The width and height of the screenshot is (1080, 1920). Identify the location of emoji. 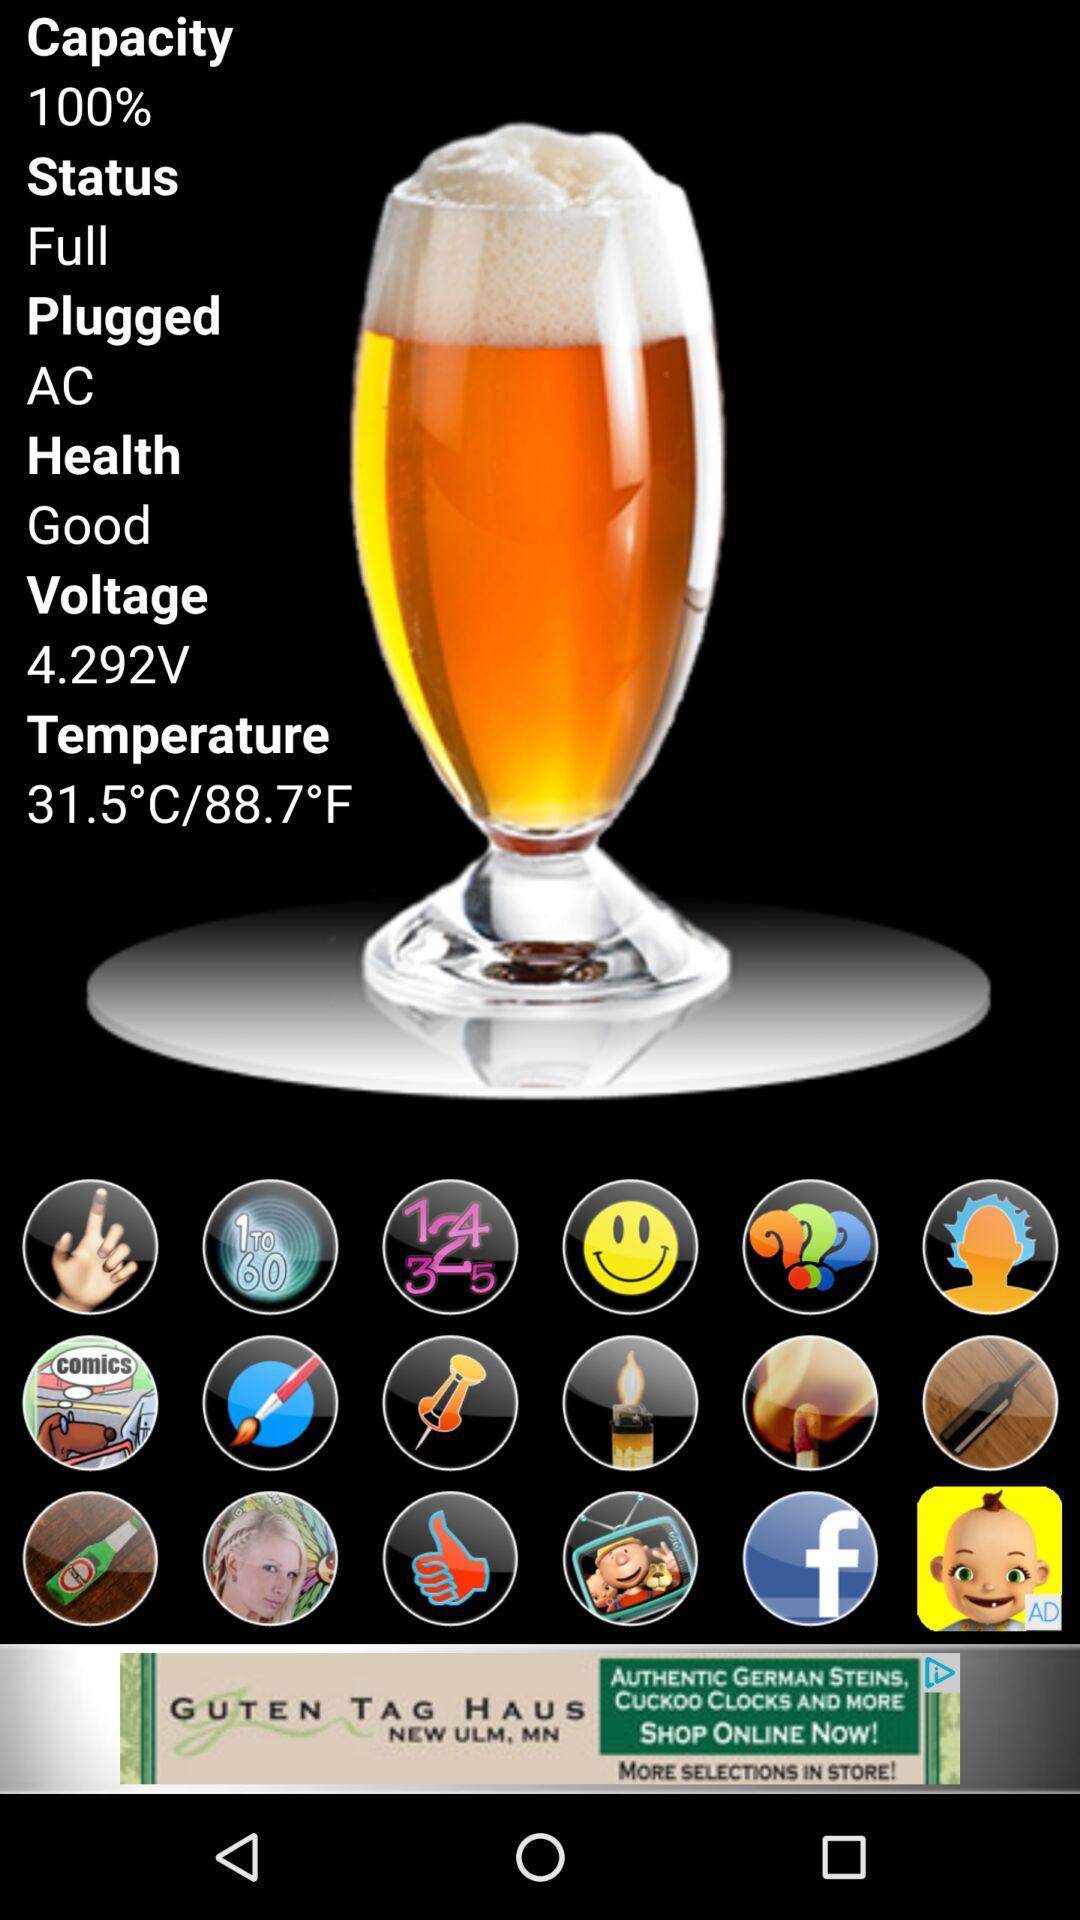
(88, 1246).